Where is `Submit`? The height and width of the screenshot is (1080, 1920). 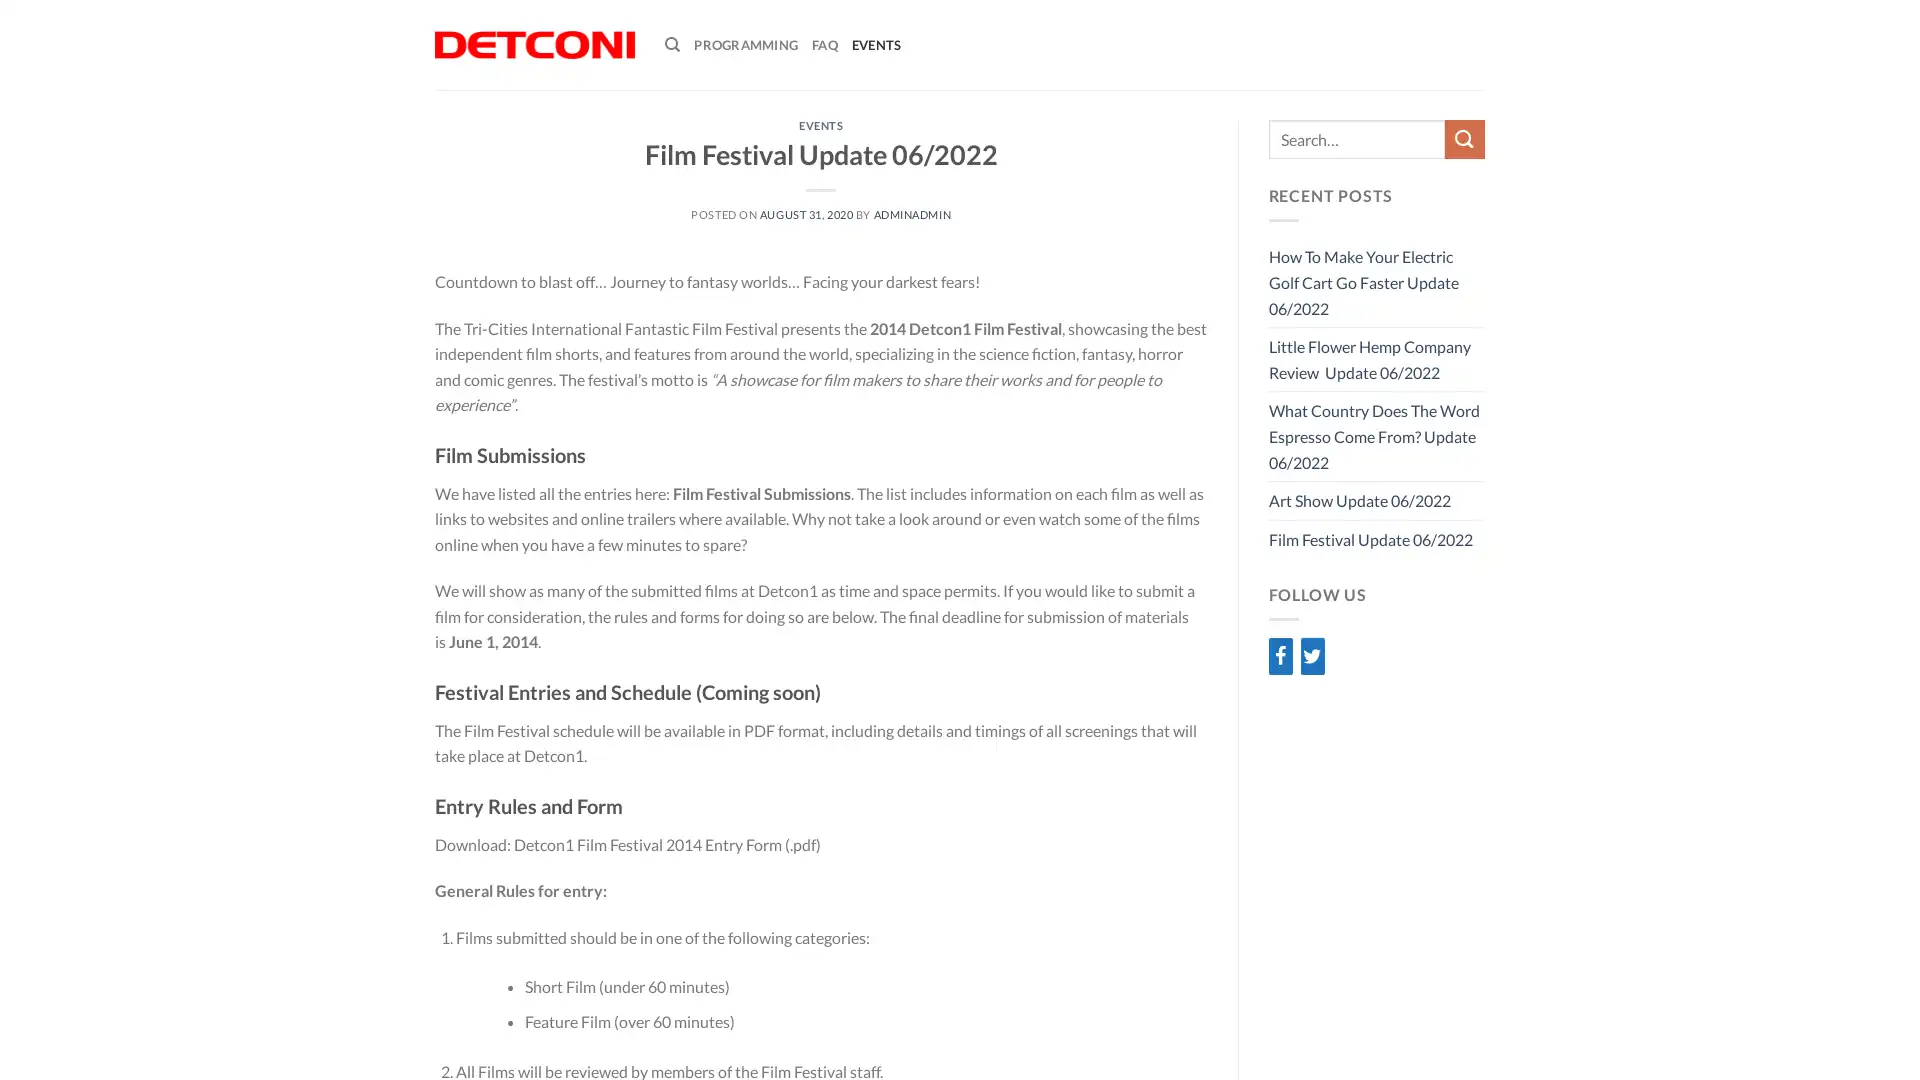
Submit is located at coordinates (1464, 138).